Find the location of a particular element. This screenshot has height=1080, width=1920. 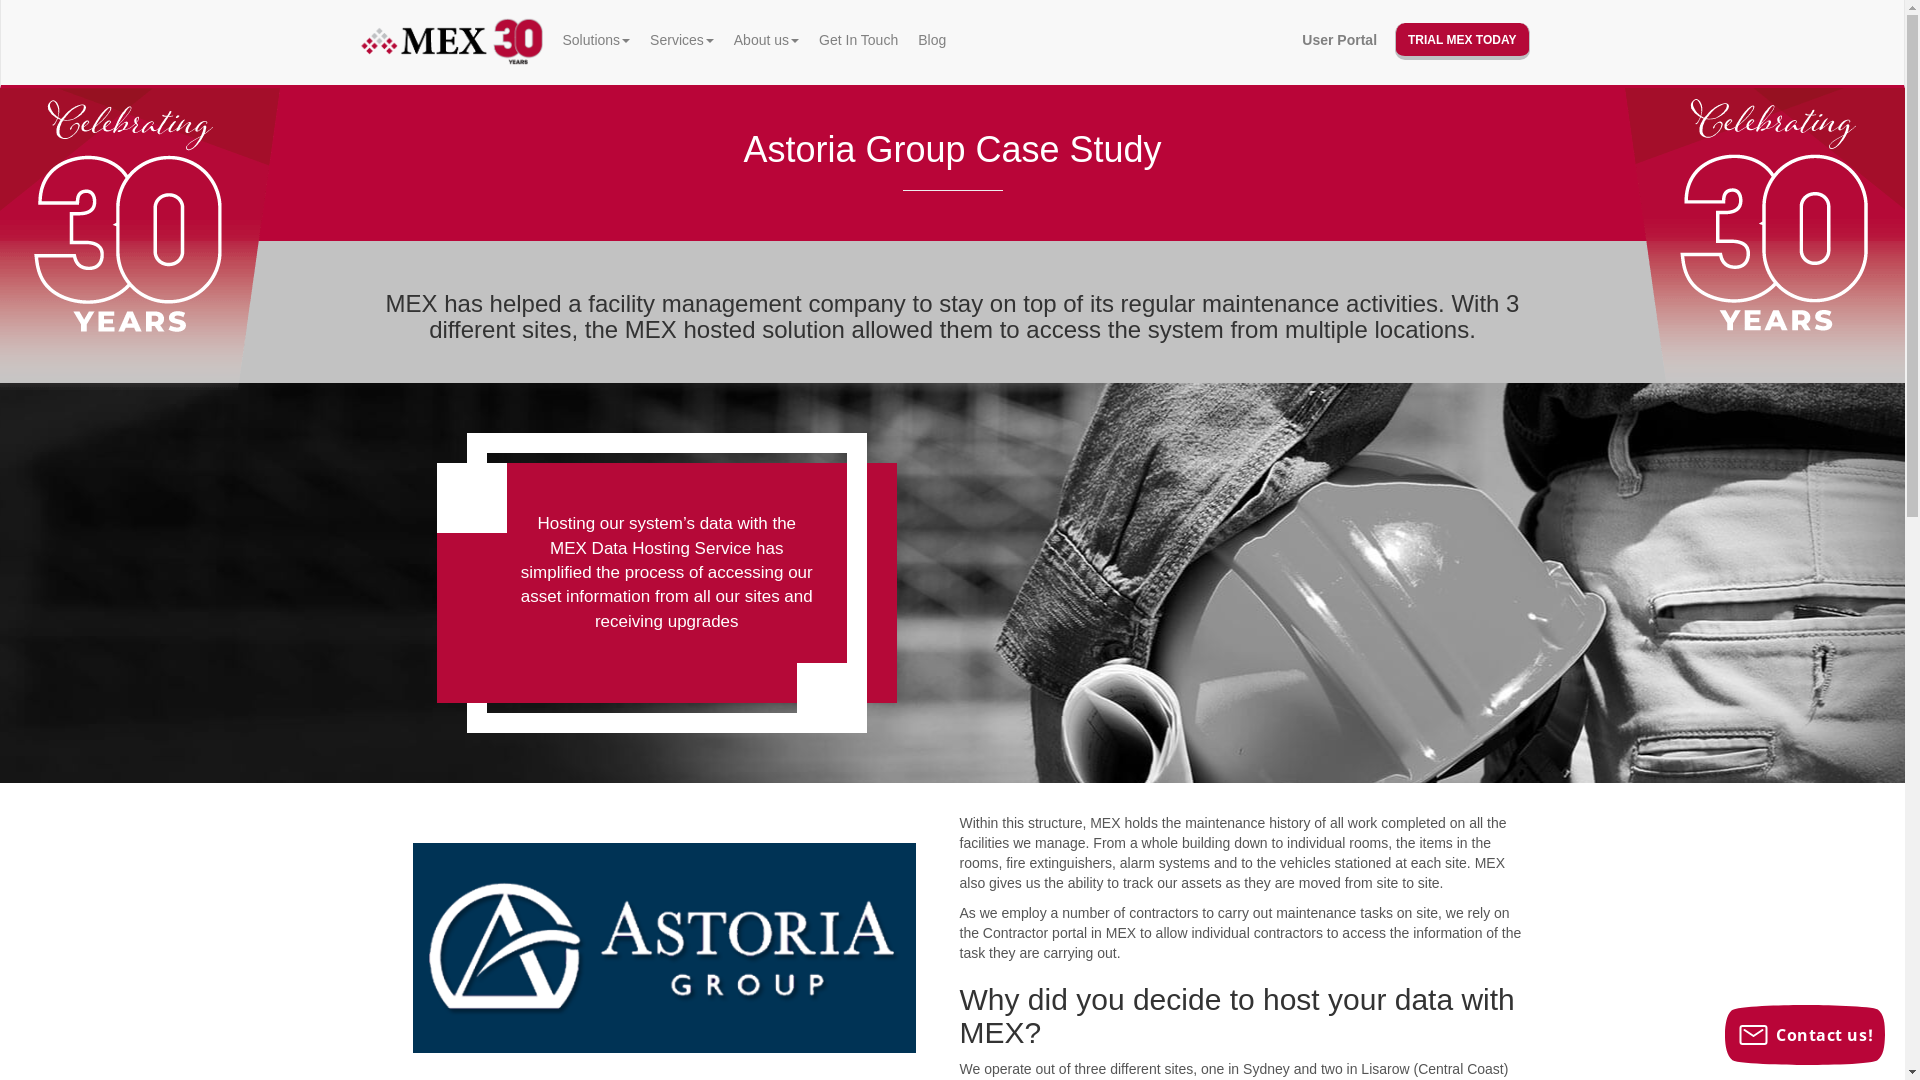

'Get In Touch' is located at coordinates (809, 39).